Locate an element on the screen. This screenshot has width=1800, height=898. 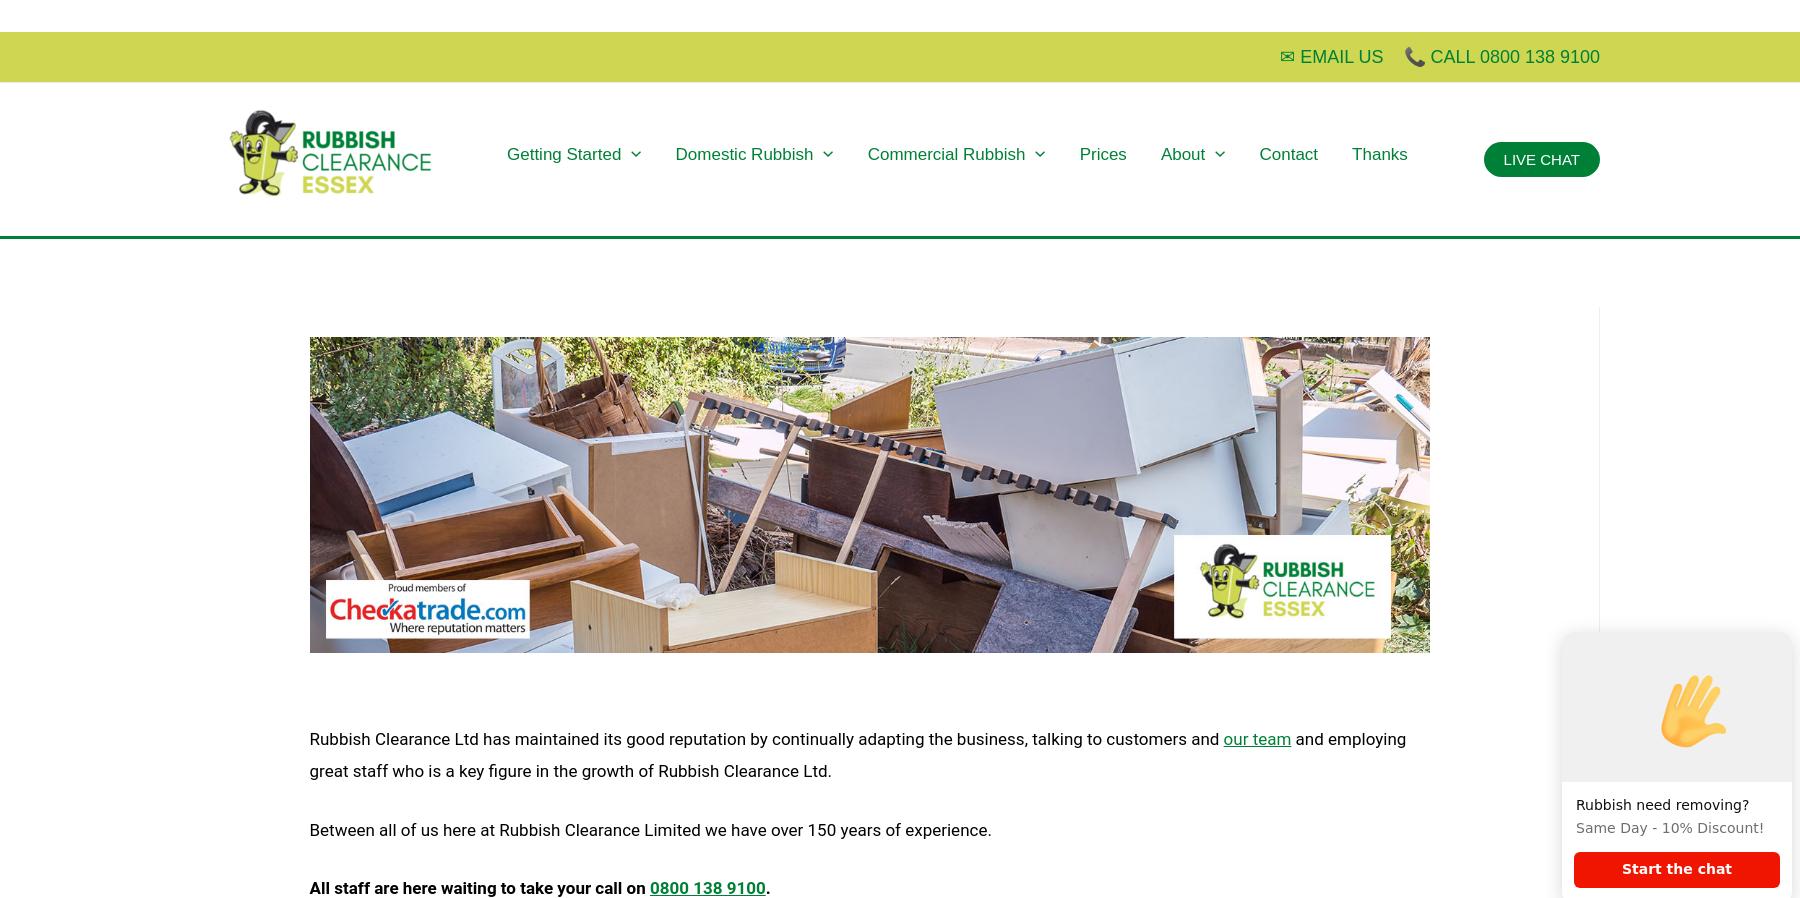
'Prices' is located at coordinates (1102, 152).